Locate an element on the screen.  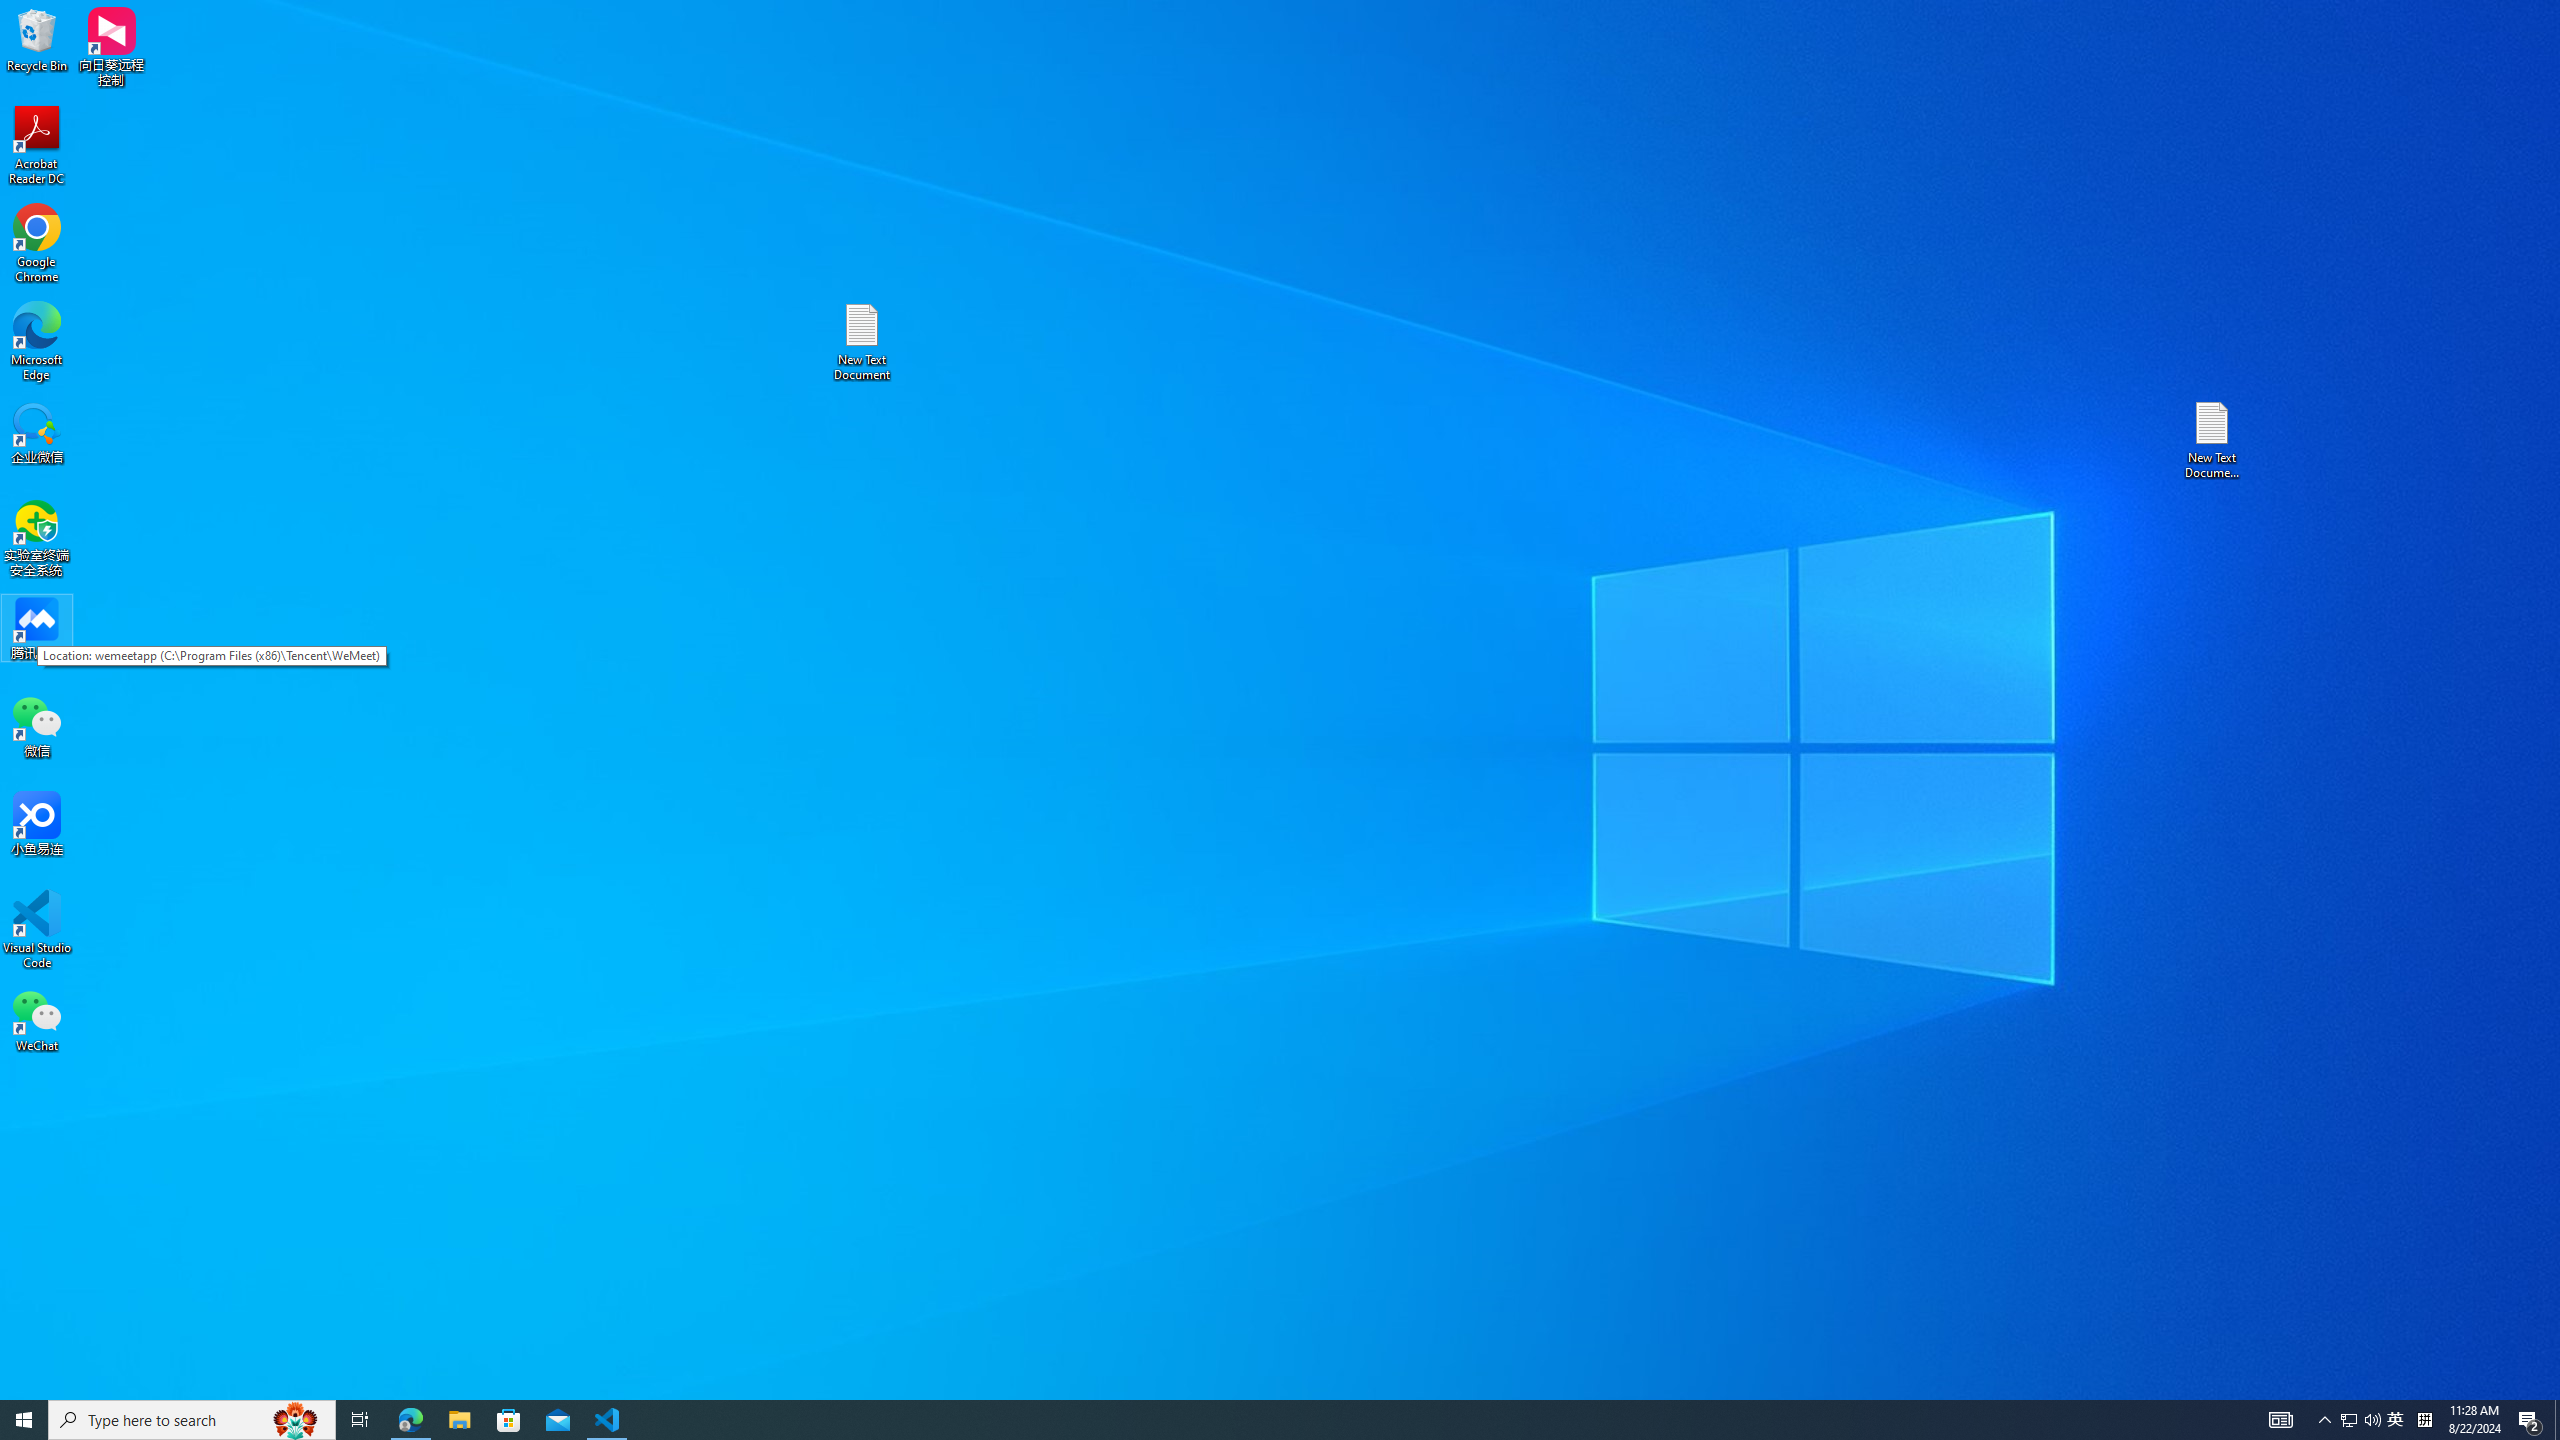
'Type here to search' is located at coordinates (191, 1418).